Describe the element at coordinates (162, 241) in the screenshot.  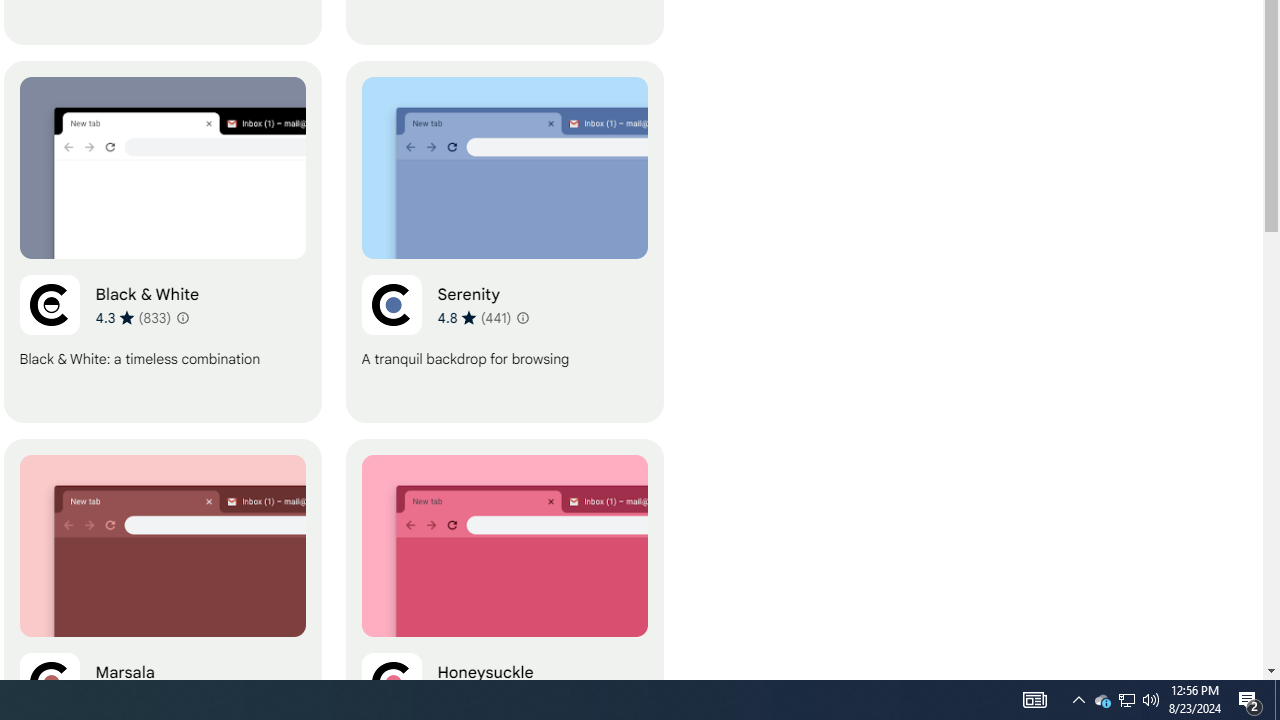
I see `'Black & White'` at that location.